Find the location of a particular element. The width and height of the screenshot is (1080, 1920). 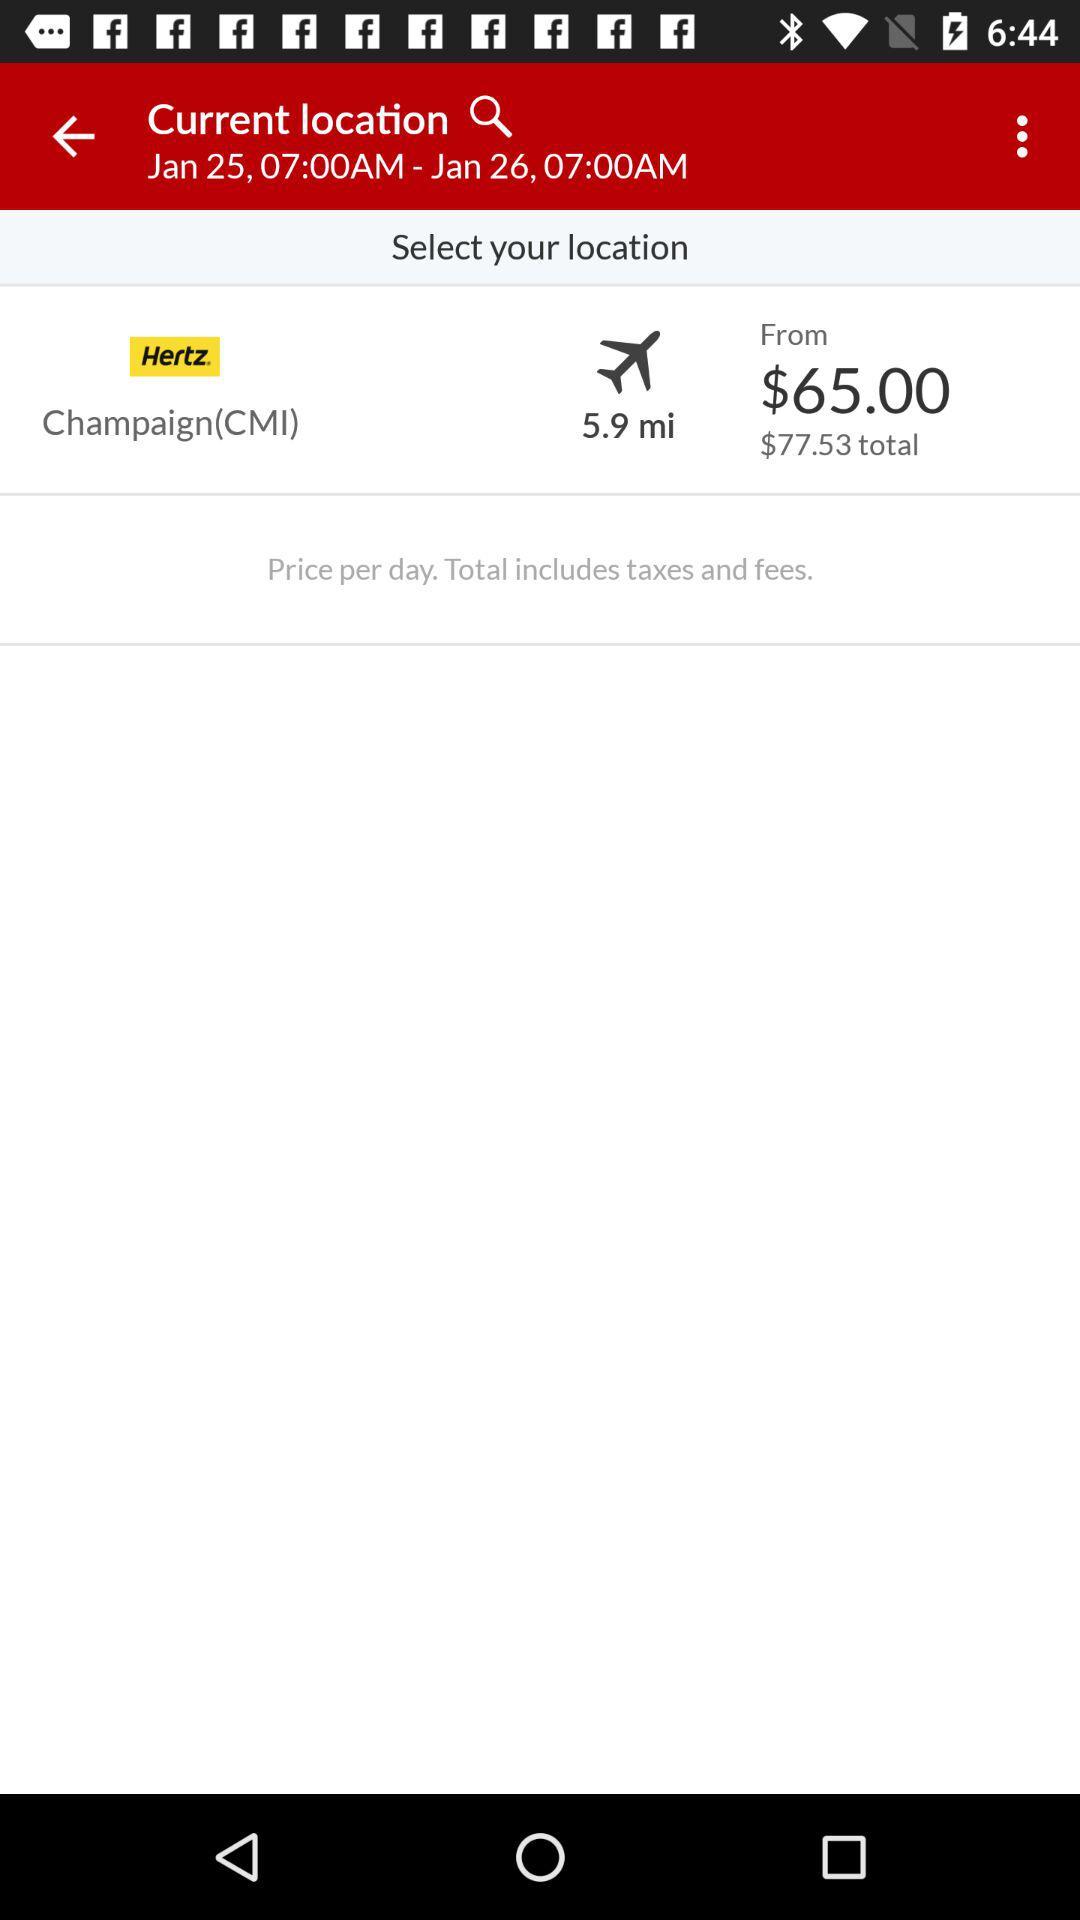

$65.00 item is located at coordinates (855, 388).